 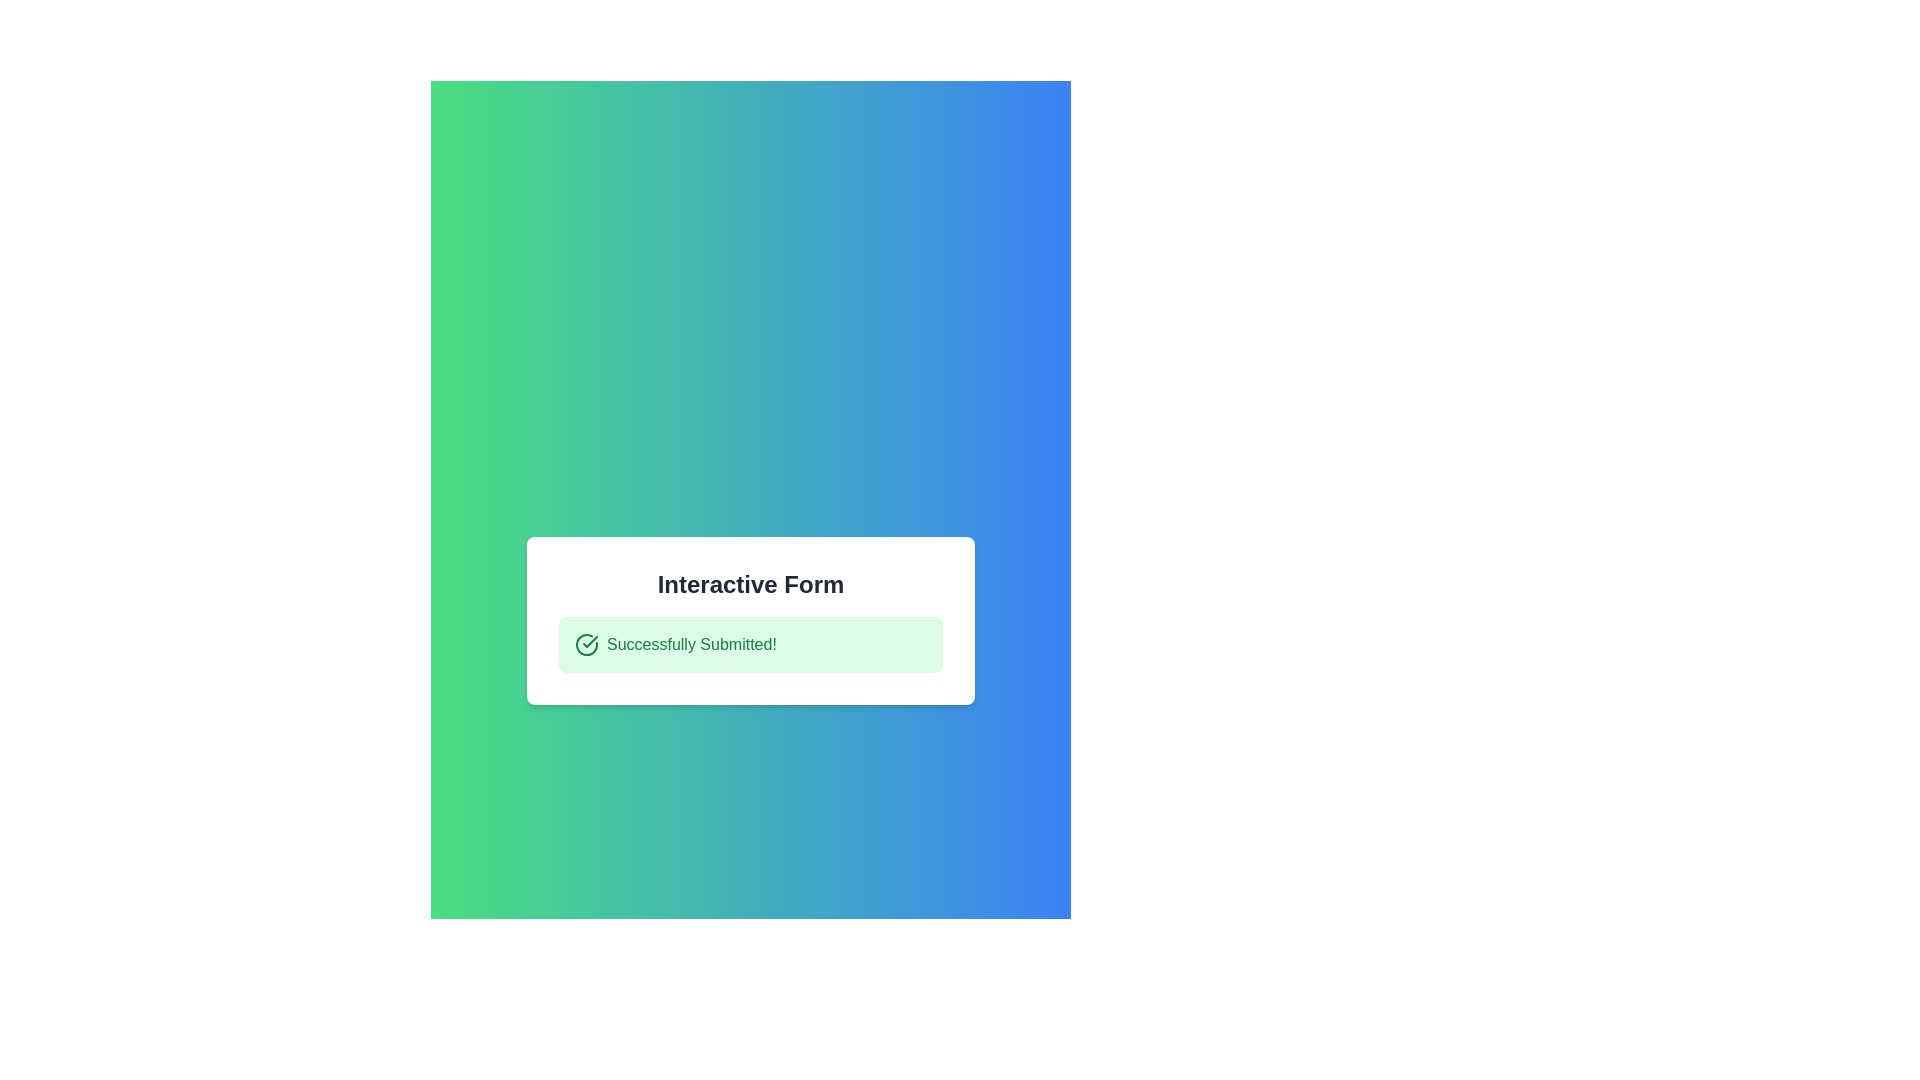 What do you see at coordinates (589, 641) in the screenshot?
I see `the green checkmark graphic located near the upper-left corner of the 'Interactive Form' labeled 'Successfully Submitted!'` at bounding box center [589, 641].